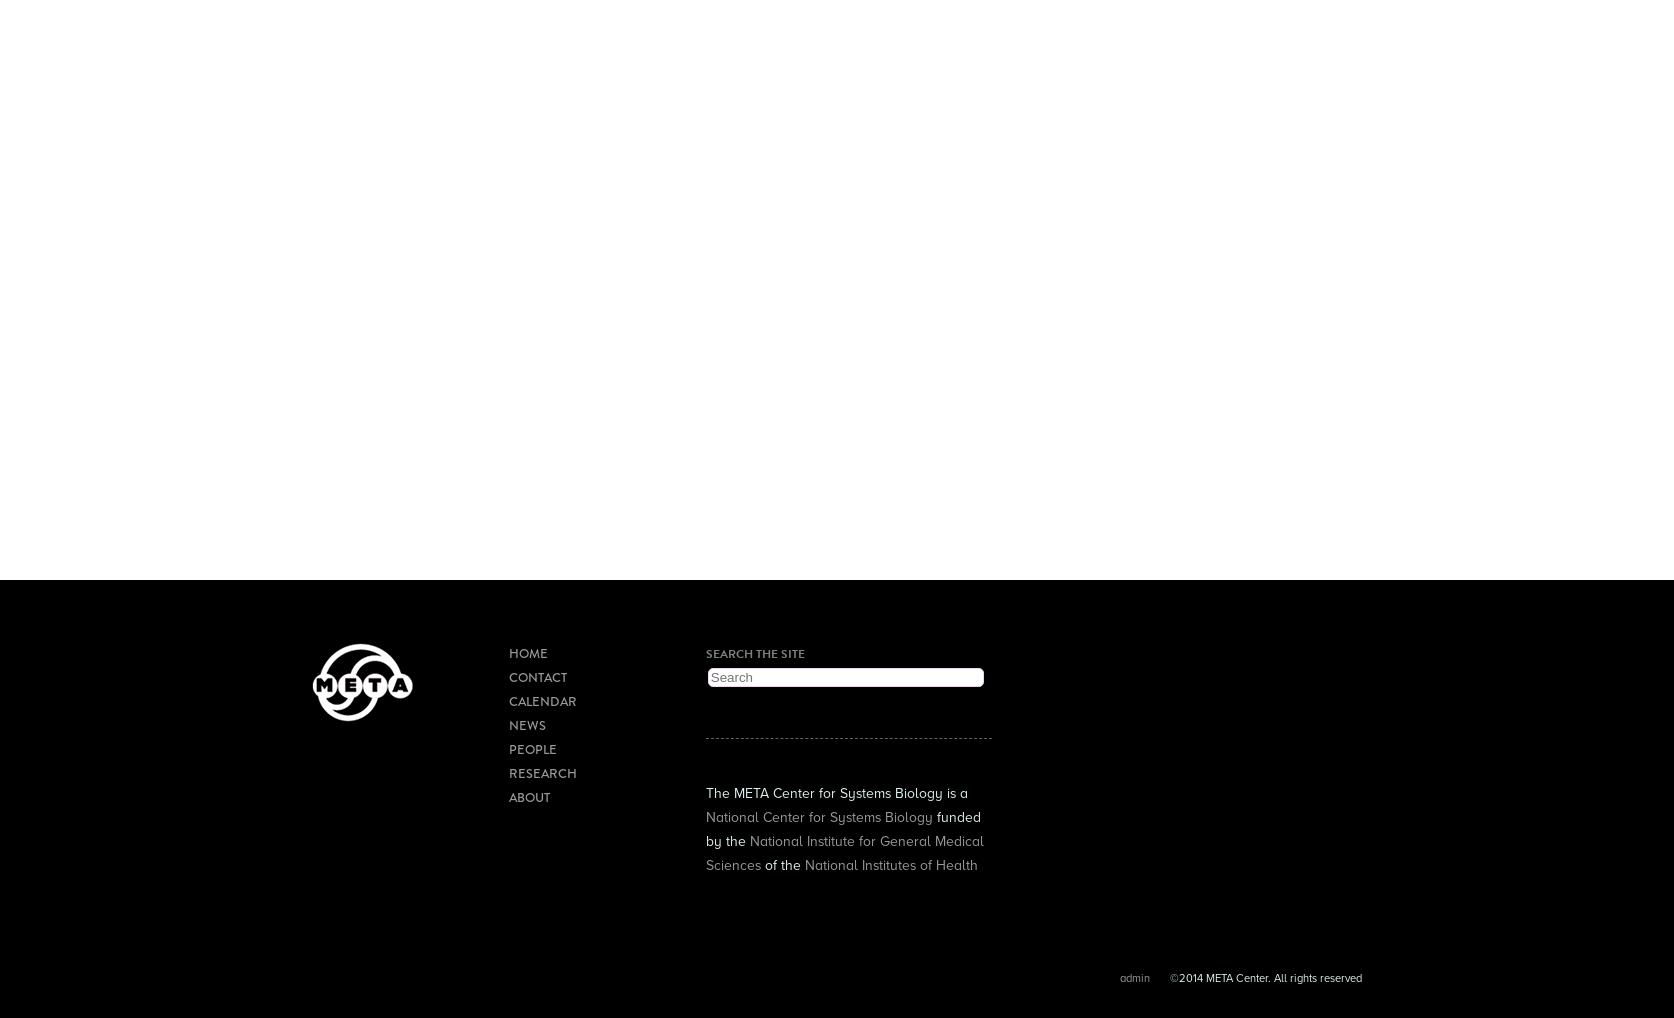 The image size is (1674, 1018). What do you see at coordinates (525, 724) in the screenshot?
I see `'News'` at bounding box center [525, 724].